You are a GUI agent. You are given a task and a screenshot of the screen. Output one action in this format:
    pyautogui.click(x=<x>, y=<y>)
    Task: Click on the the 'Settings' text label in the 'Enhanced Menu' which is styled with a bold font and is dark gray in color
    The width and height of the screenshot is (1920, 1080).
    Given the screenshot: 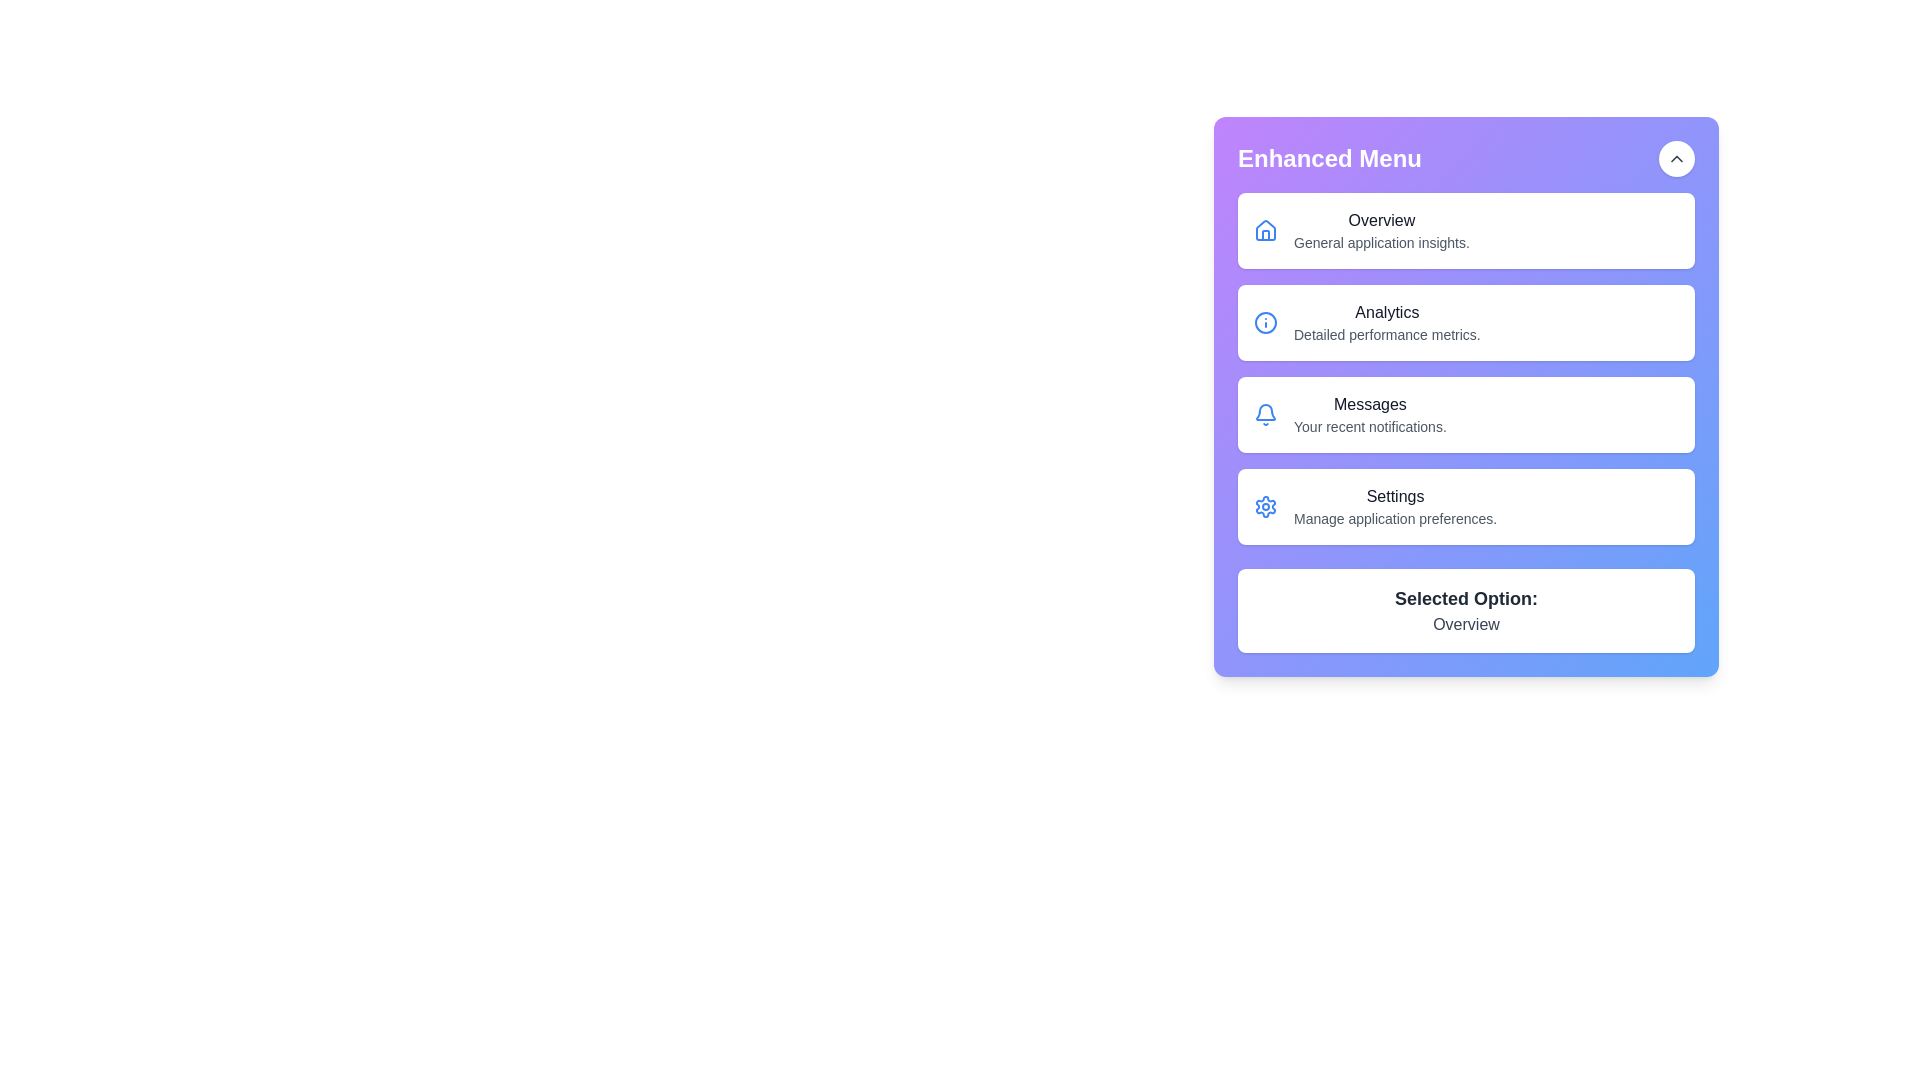 What is the action you would take?
    pyautogui.click(x=1394, y=496)
    